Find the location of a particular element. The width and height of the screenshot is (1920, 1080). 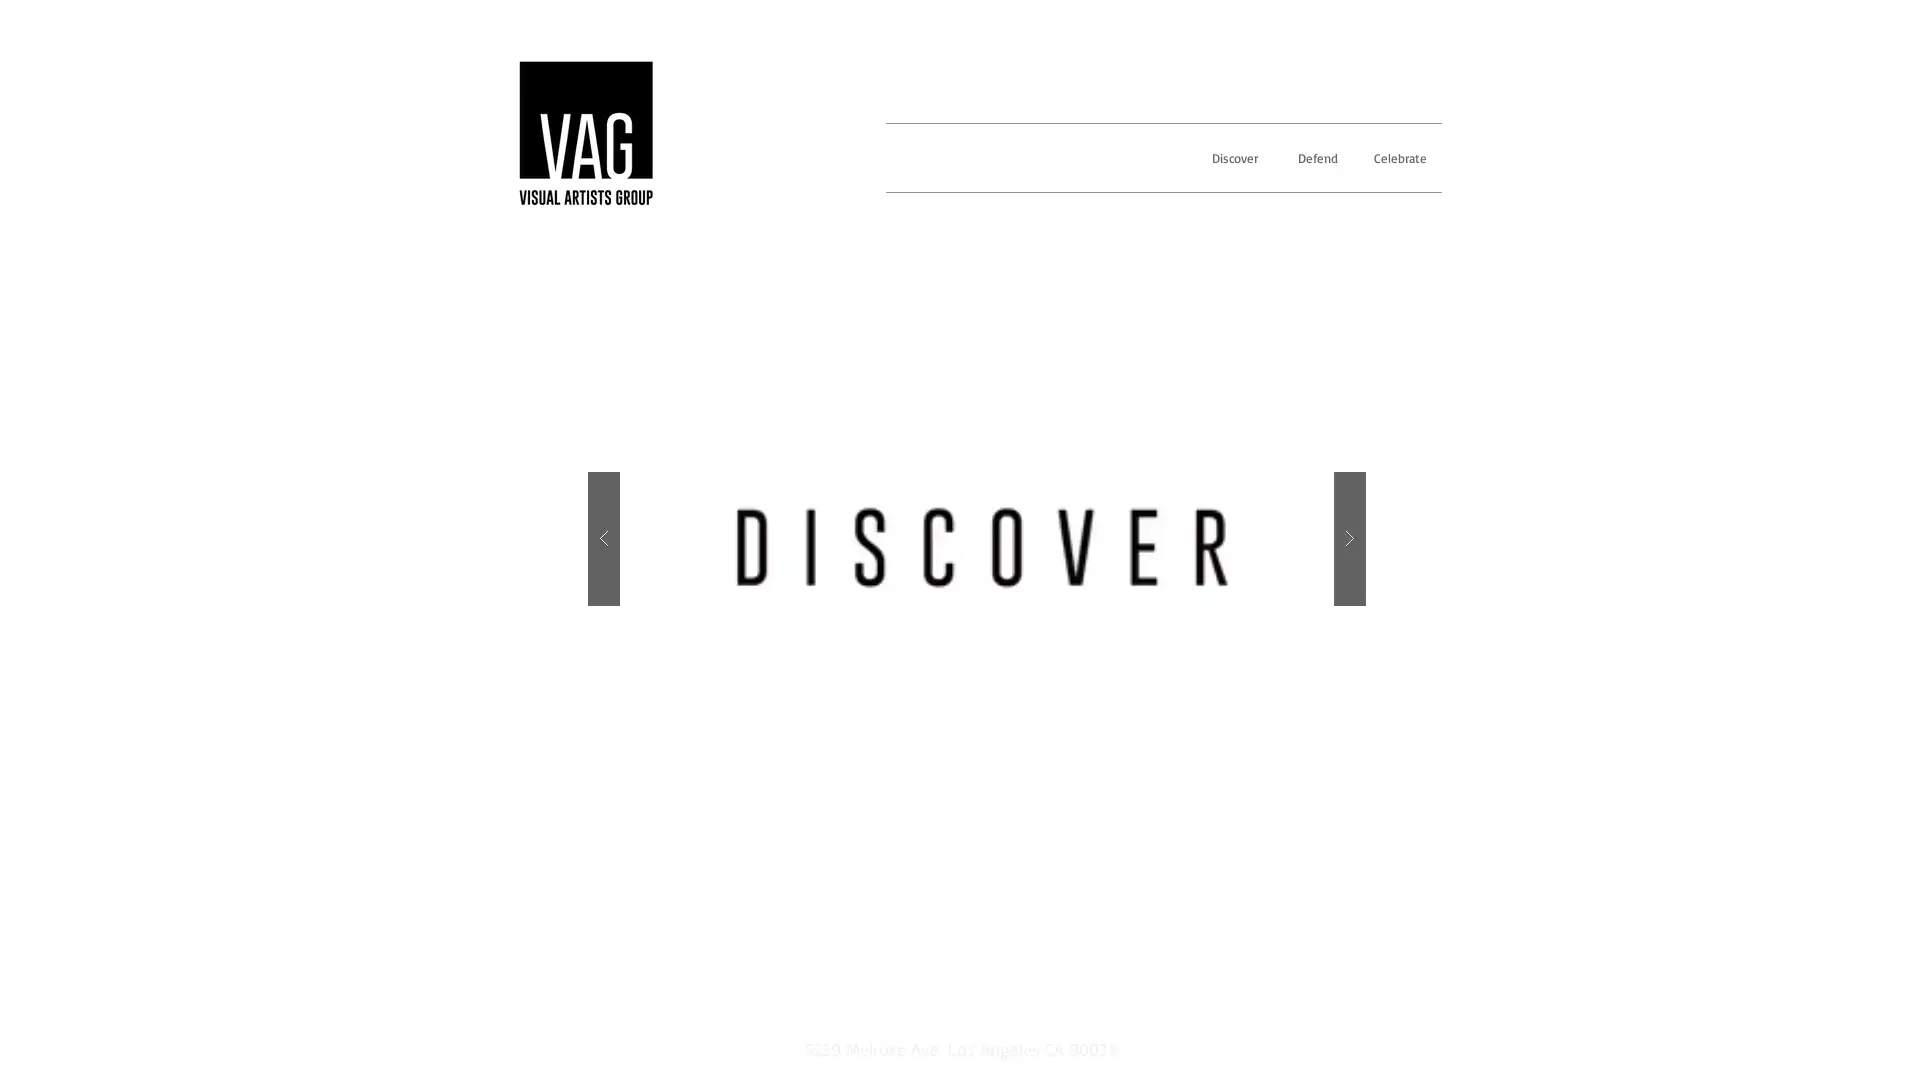

next is located at coordinates (1349, 538).